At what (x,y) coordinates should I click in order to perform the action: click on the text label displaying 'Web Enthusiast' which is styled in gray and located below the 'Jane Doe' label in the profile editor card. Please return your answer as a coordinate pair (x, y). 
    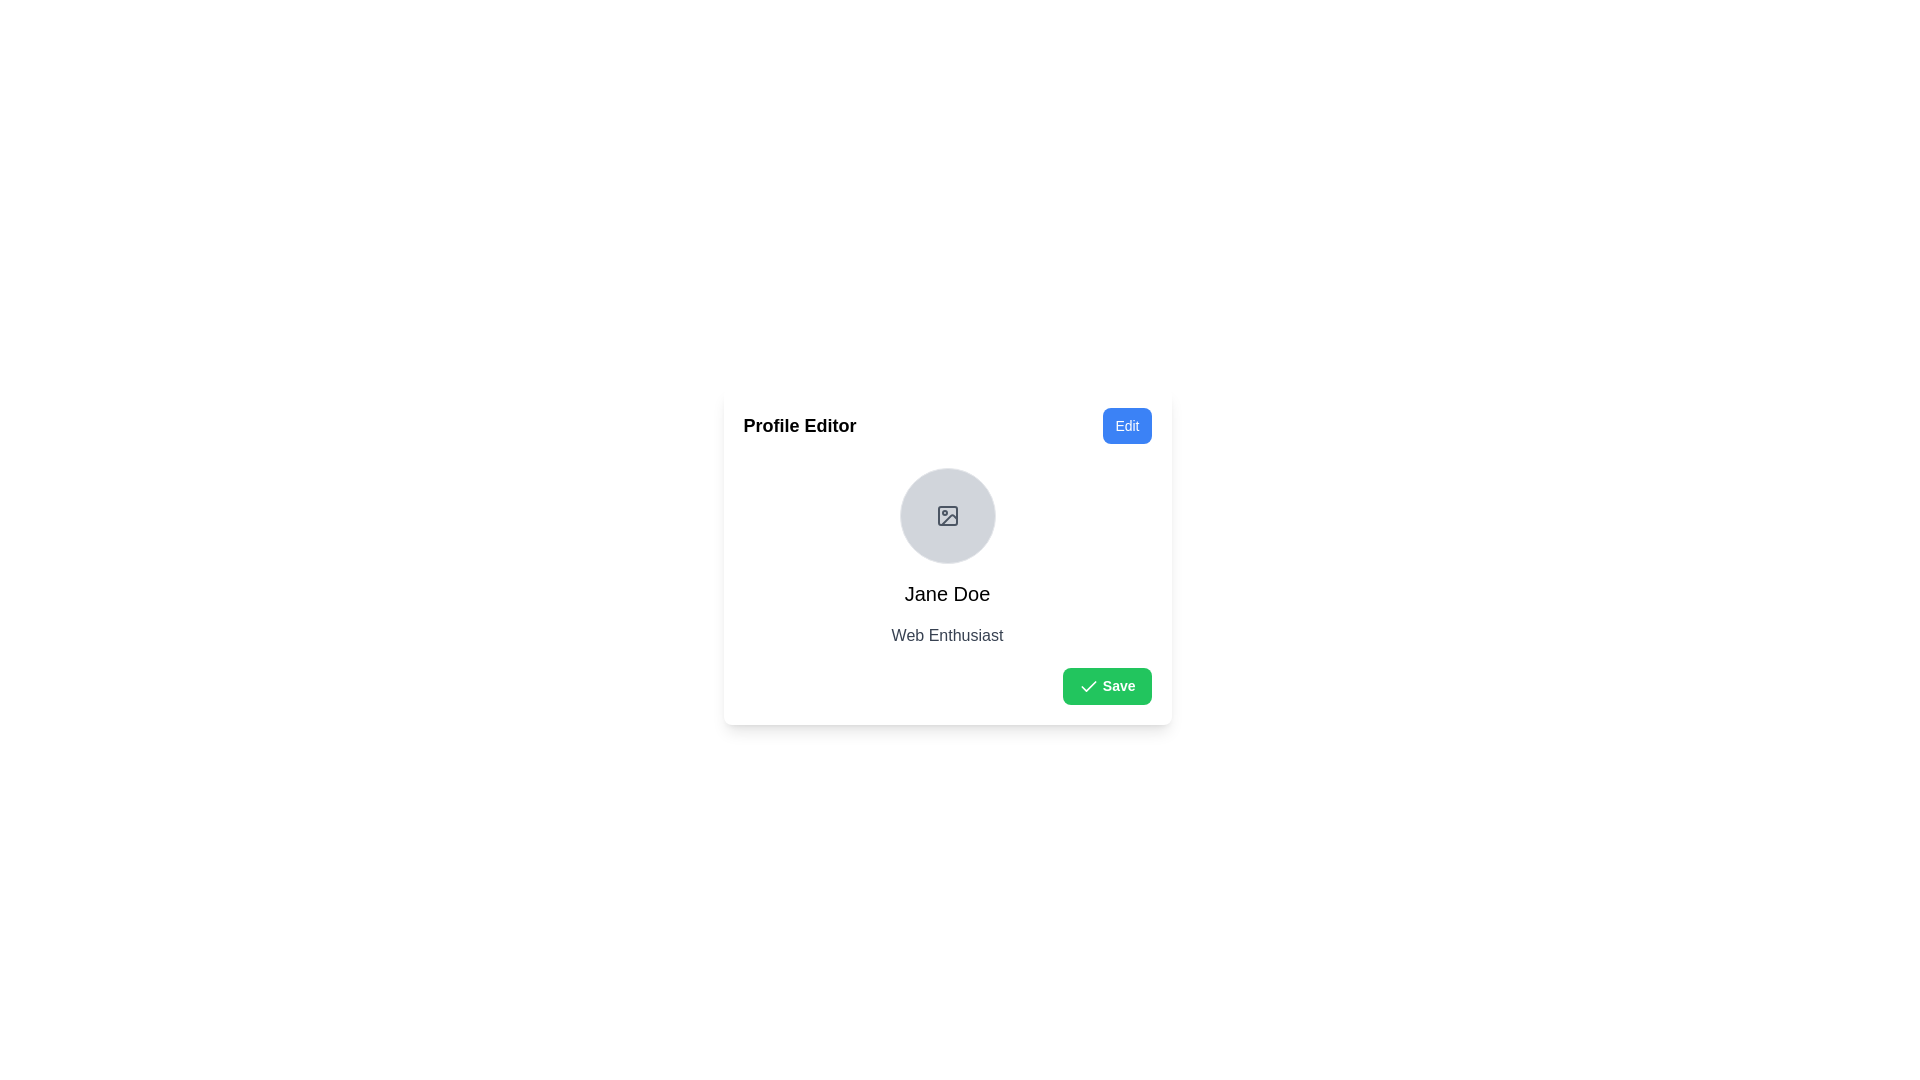
    Looking at the image, I should click on (946, 636).